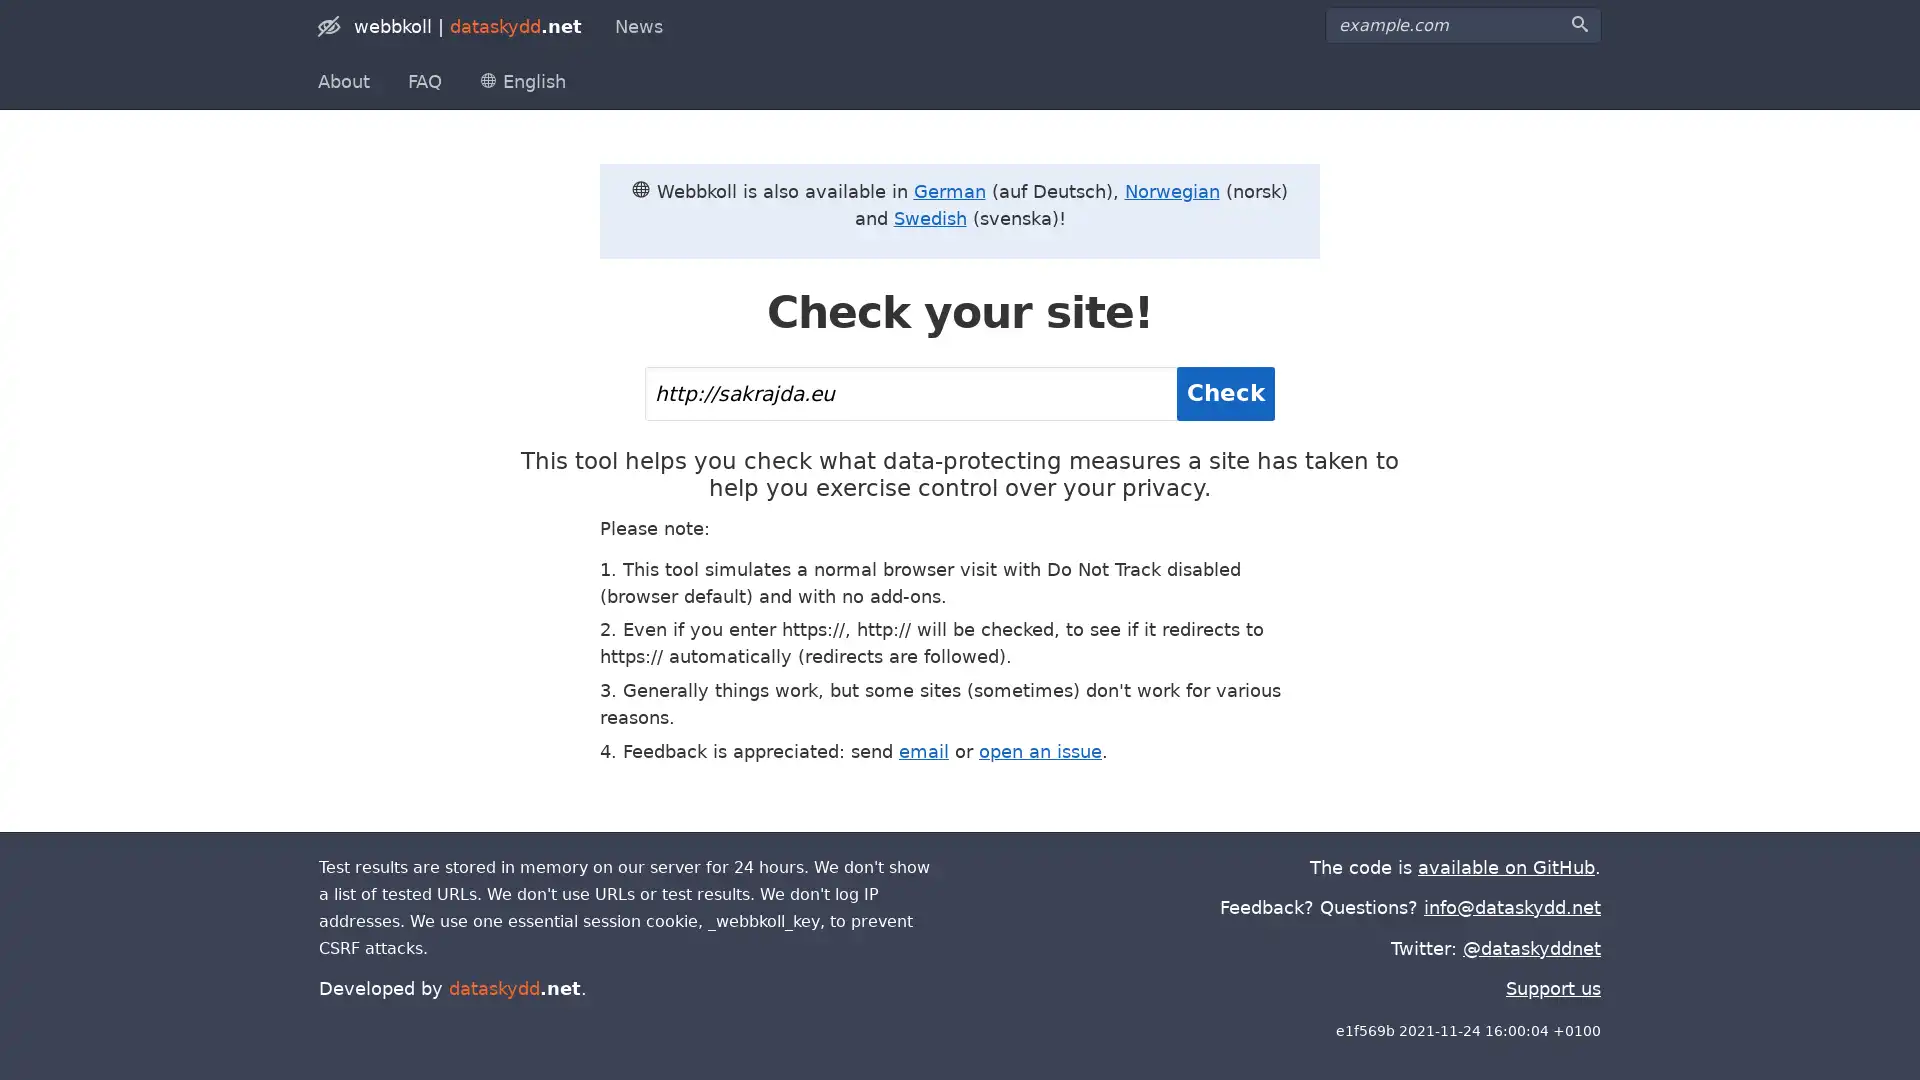  Describe the element at coordinates (1224, 393) in the screenshot. I see `Check` at that location.